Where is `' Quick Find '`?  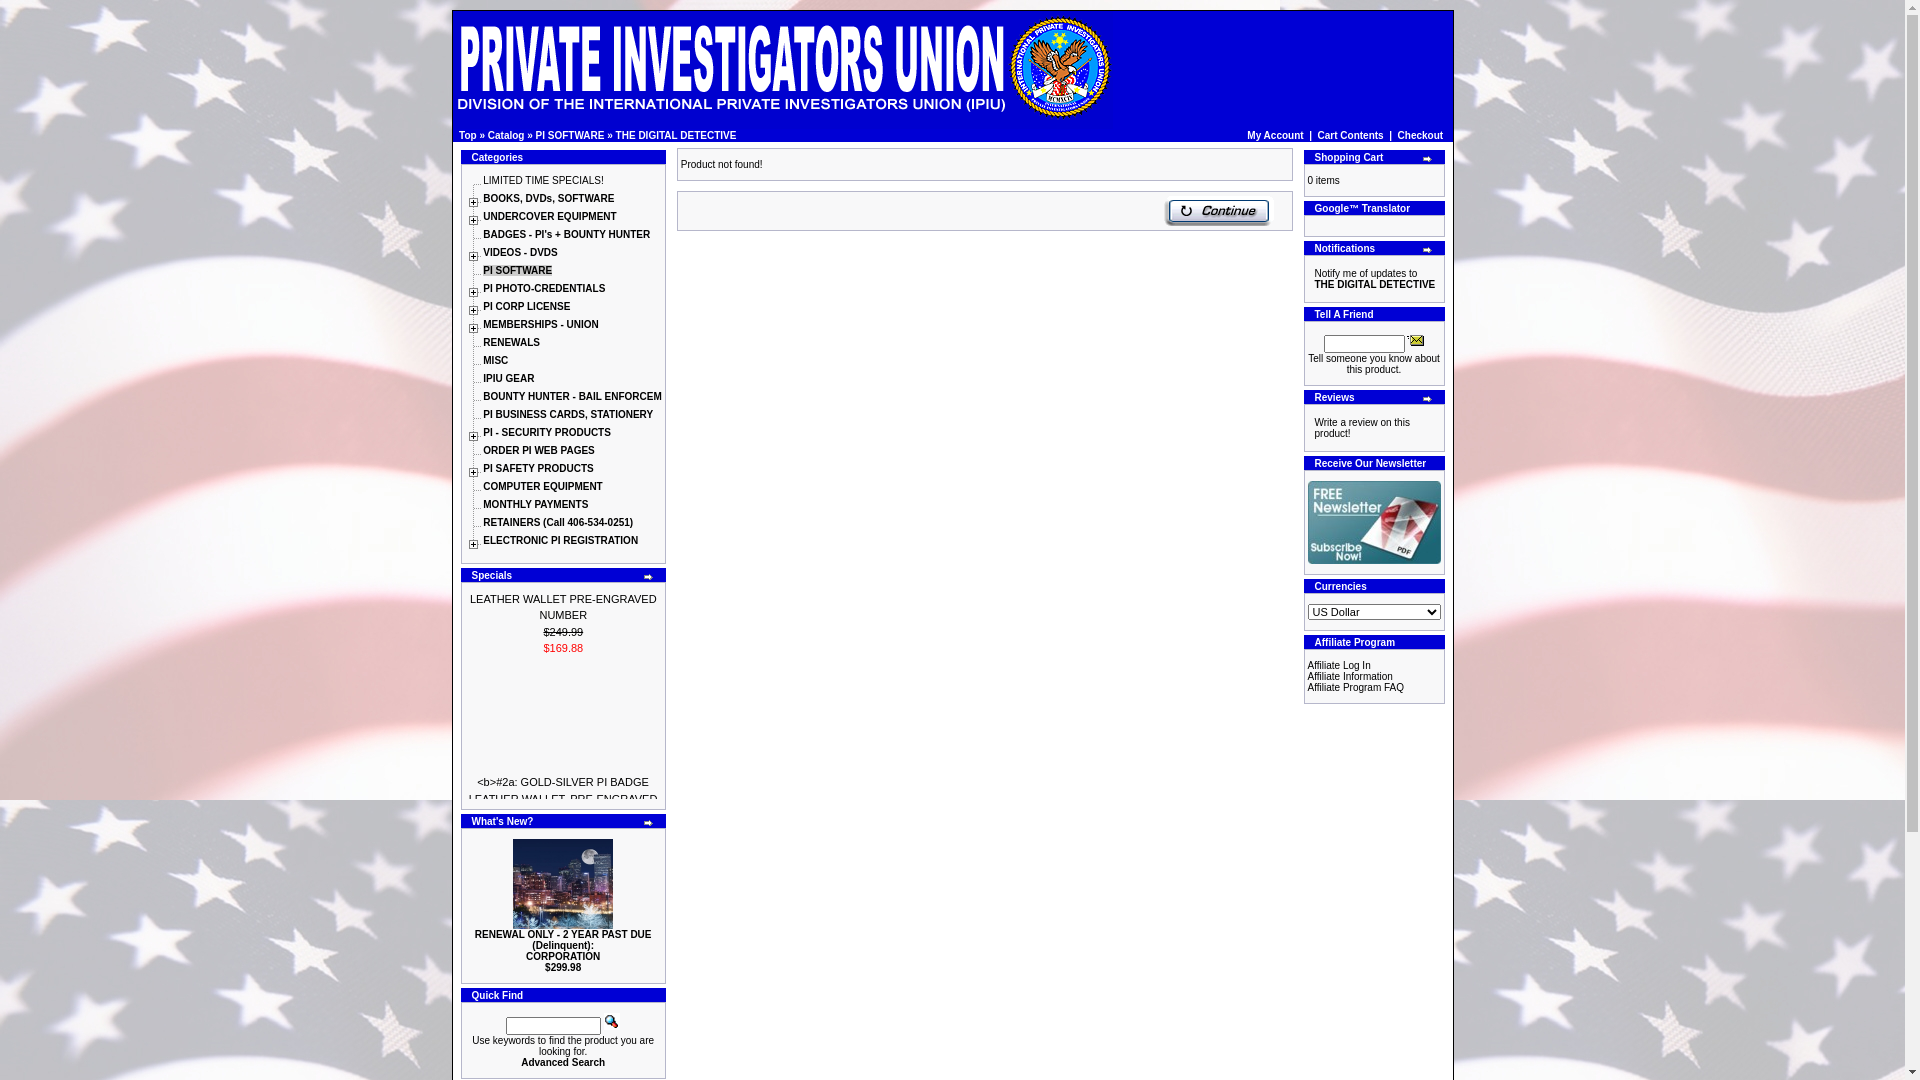 ' Quick Find ' is located at coordinates (610, 1021).